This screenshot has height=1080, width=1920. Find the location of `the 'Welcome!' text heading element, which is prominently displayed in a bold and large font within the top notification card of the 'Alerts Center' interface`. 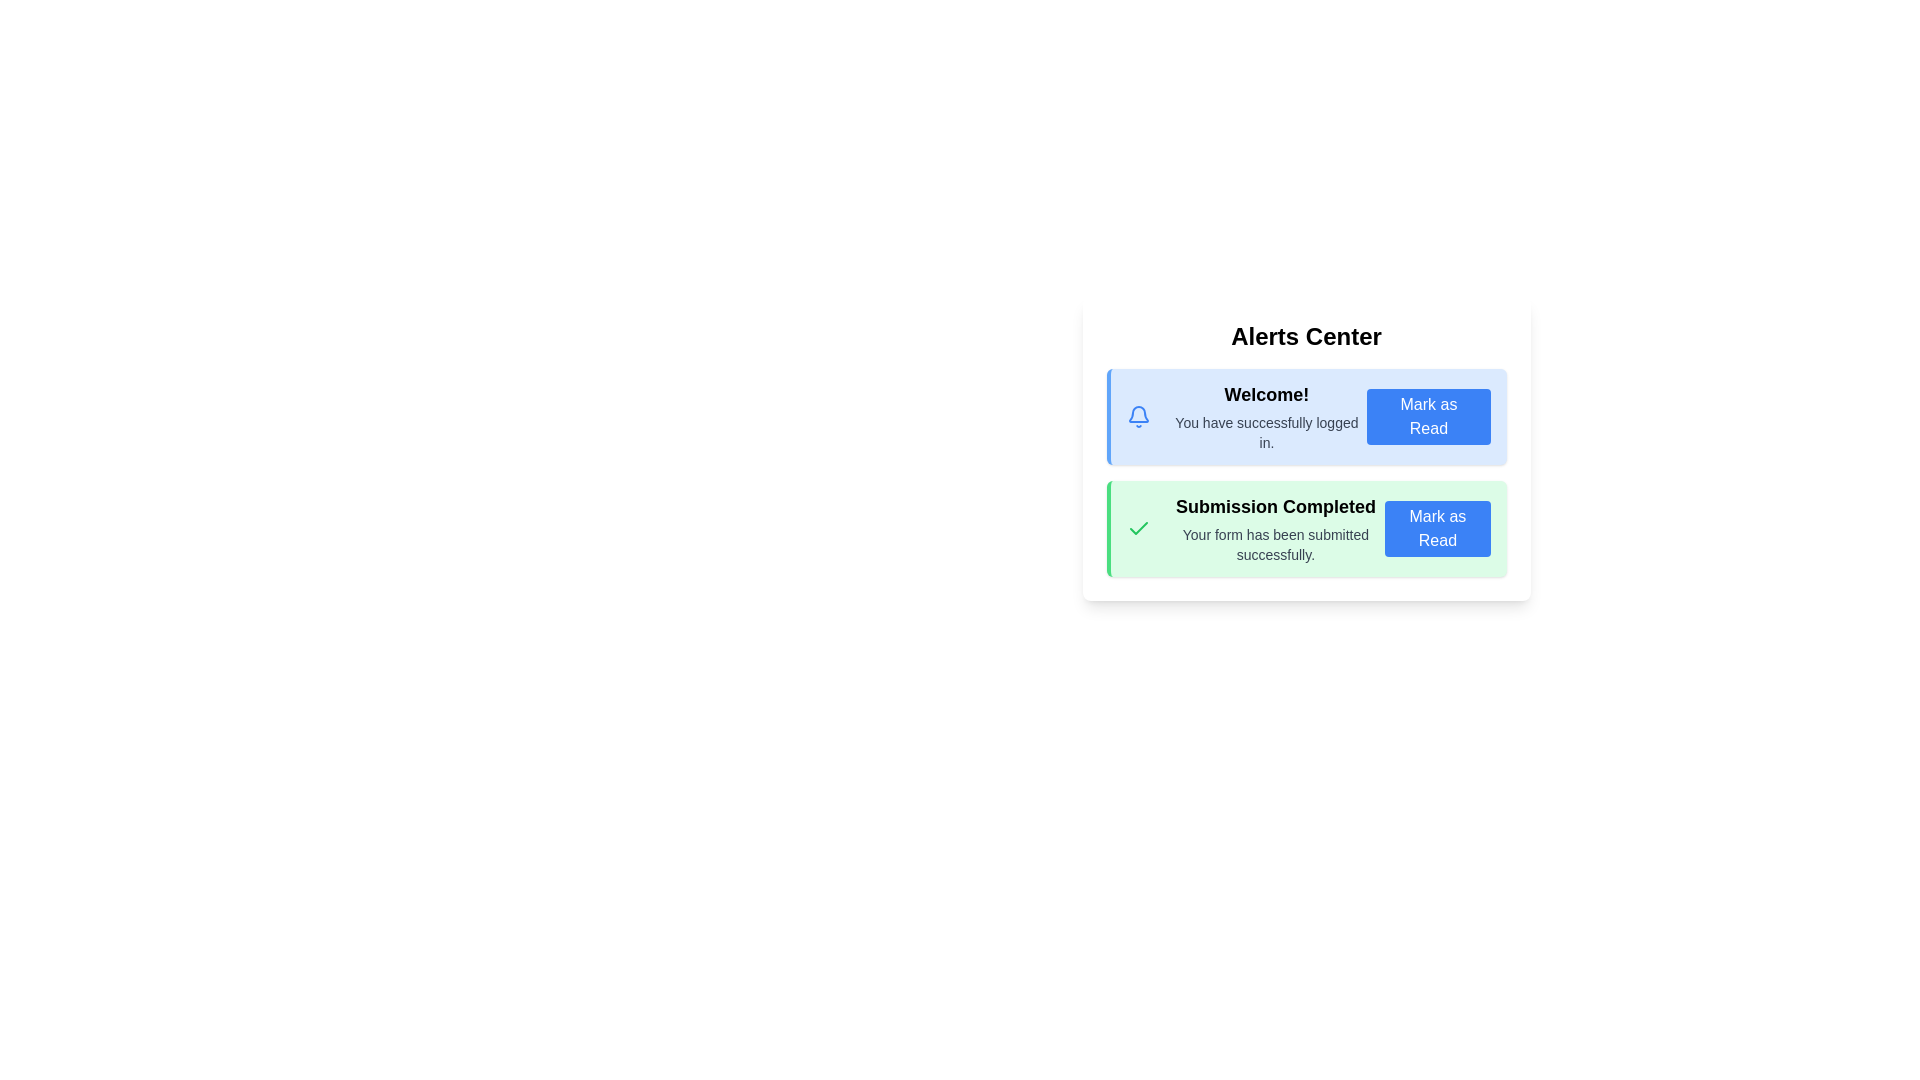

the 'Welcome!' text heading element, which is prominently displayed in a bold and large font within the top notification card of the 'Alerts Center' interface is located at coordinates (1266, 394).